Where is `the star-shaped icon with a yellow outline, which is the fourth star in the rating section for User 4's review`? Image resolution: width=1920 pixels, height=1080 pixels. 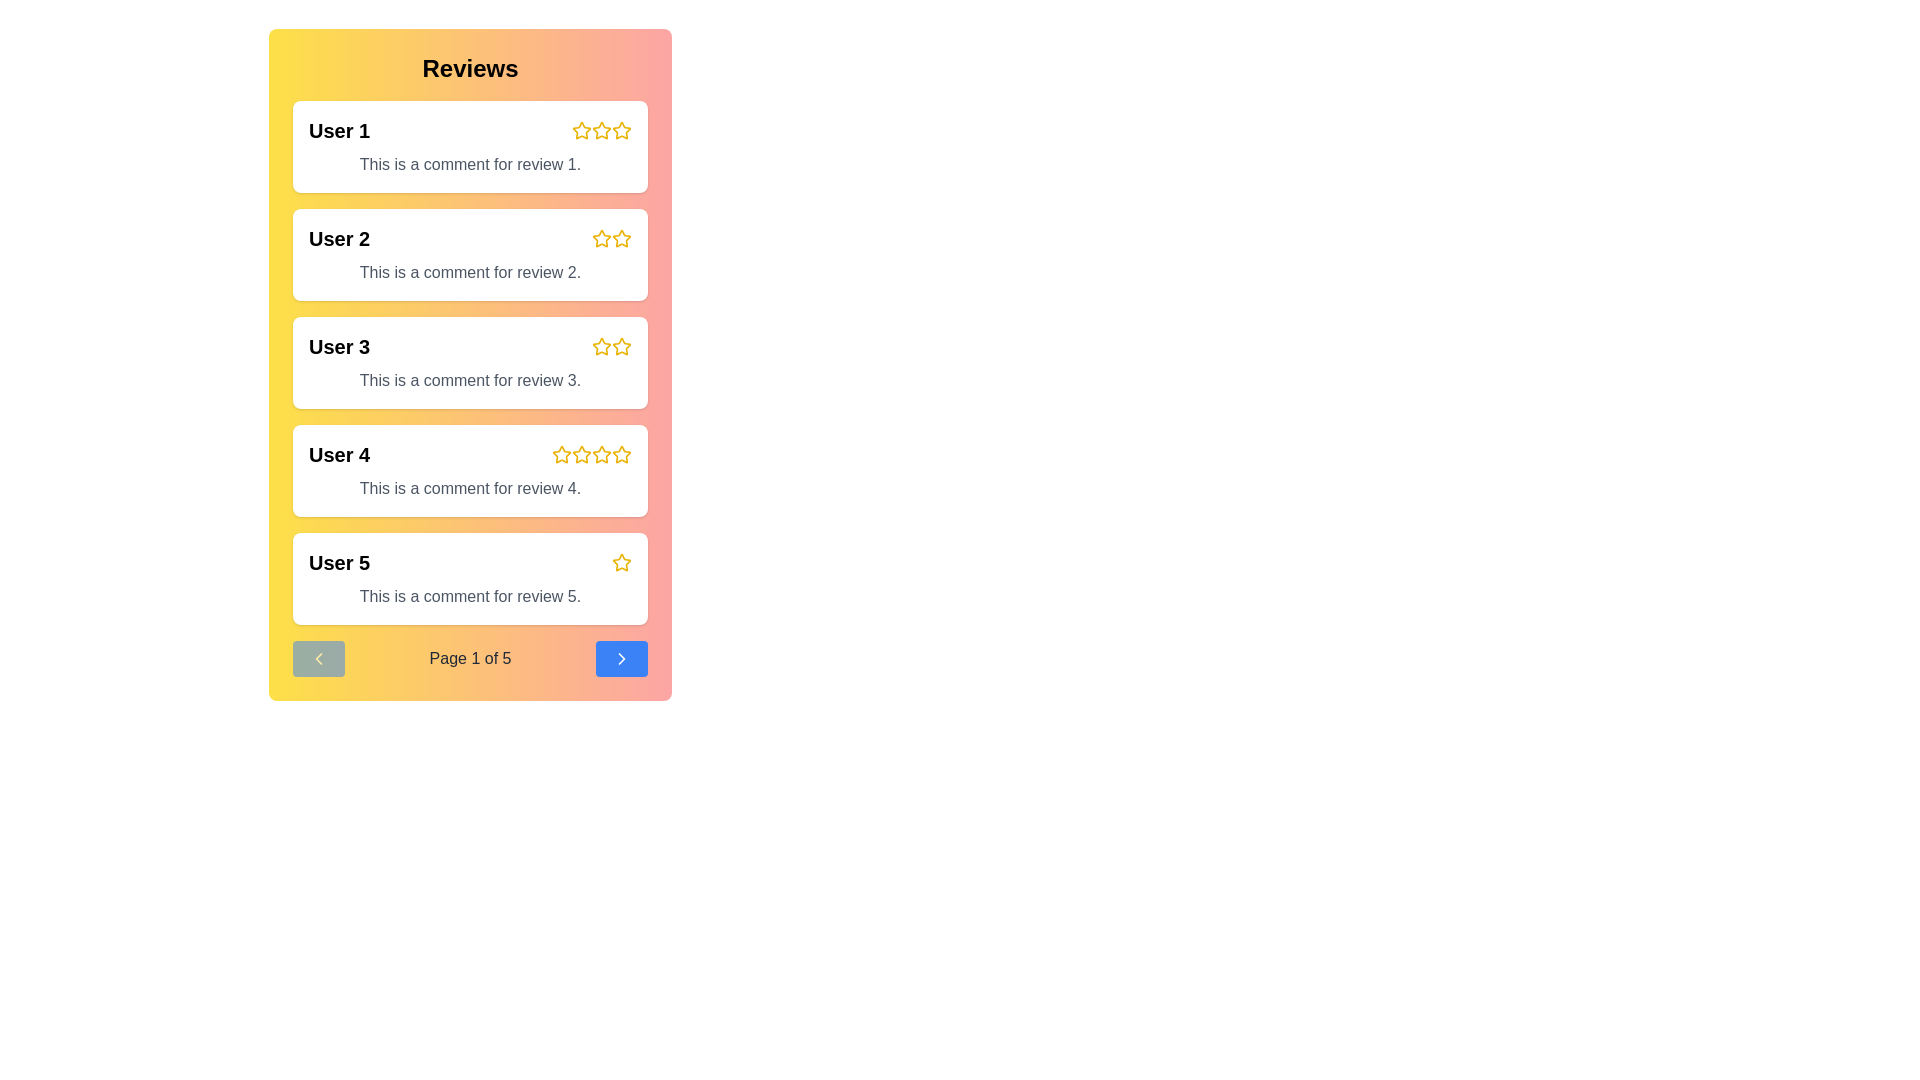 the star-shaped icon with a yellow outline, which is the fourth star in the rating section for User 4's review is located at coordinates (560, 454).